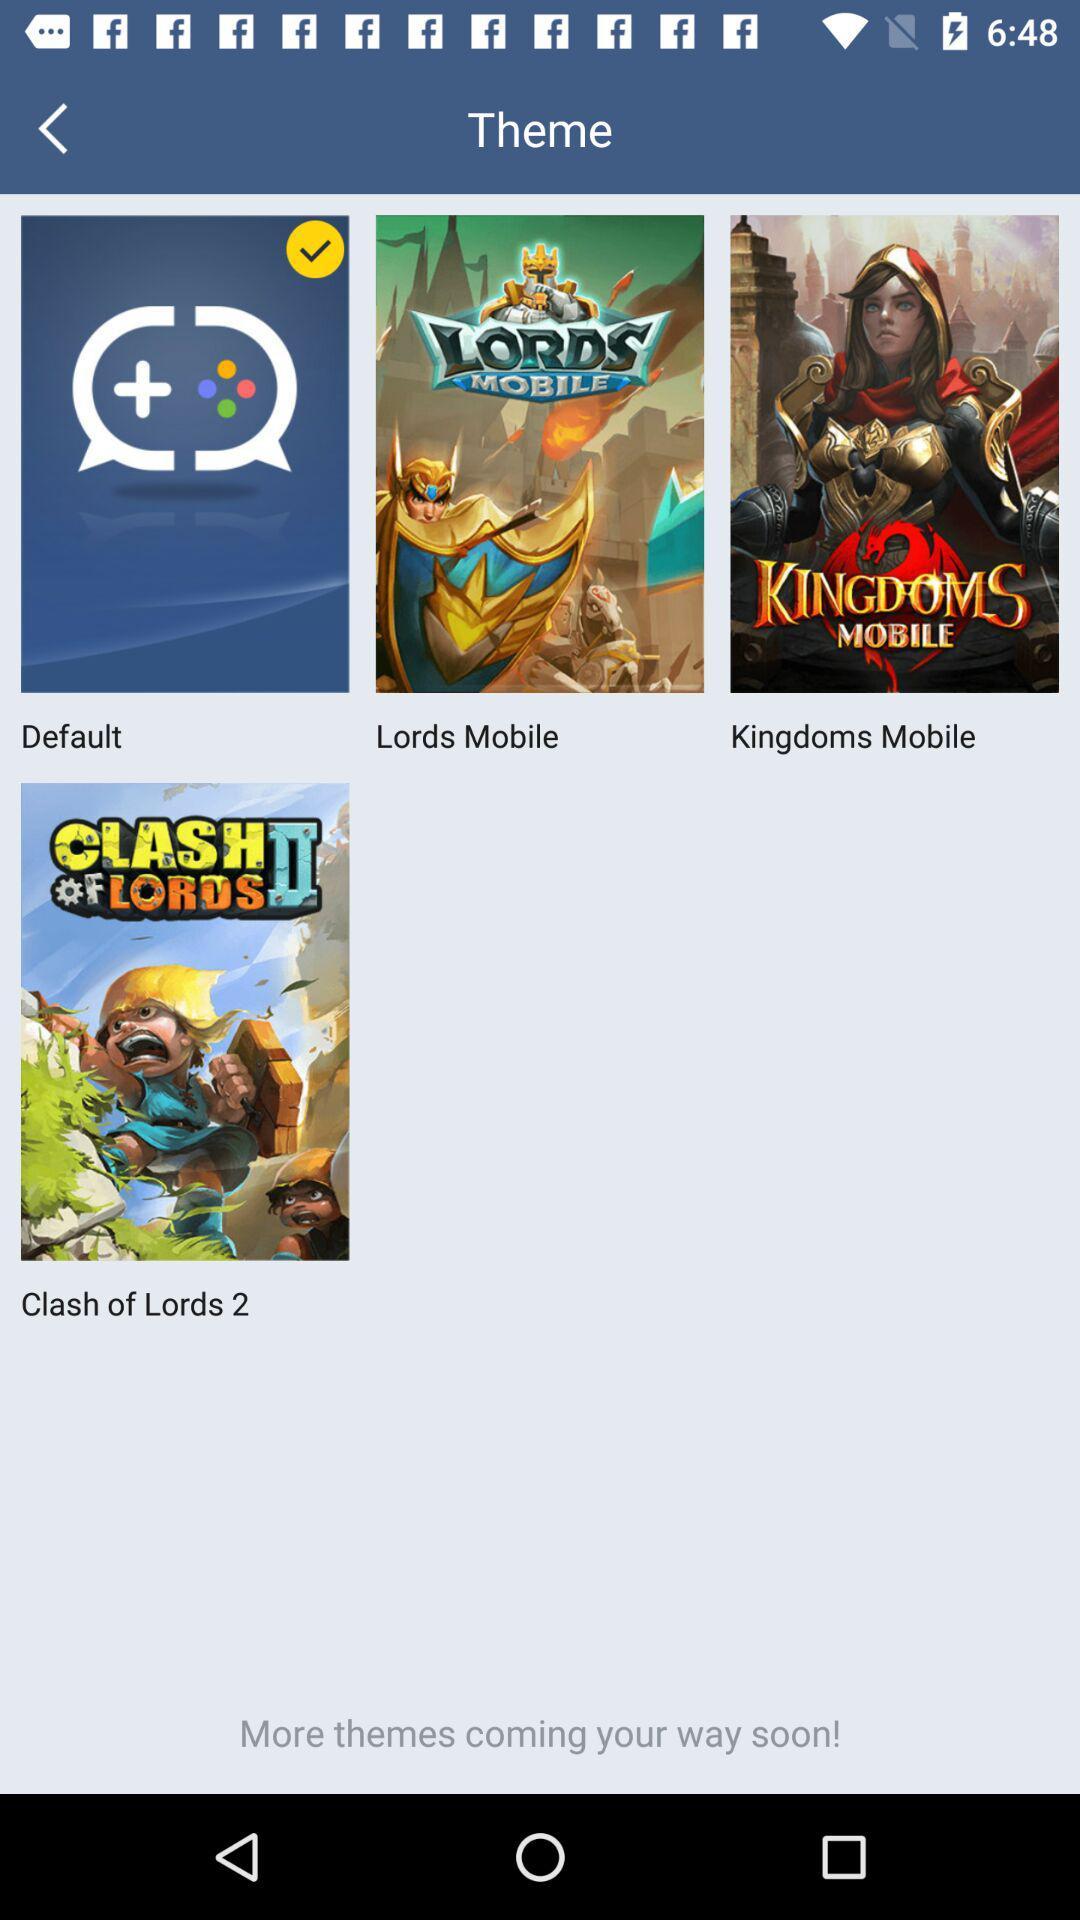  Describe the element at coordinates (185, 1022) in the screenshot. I see `the icon above clash of lords 2` at that location.